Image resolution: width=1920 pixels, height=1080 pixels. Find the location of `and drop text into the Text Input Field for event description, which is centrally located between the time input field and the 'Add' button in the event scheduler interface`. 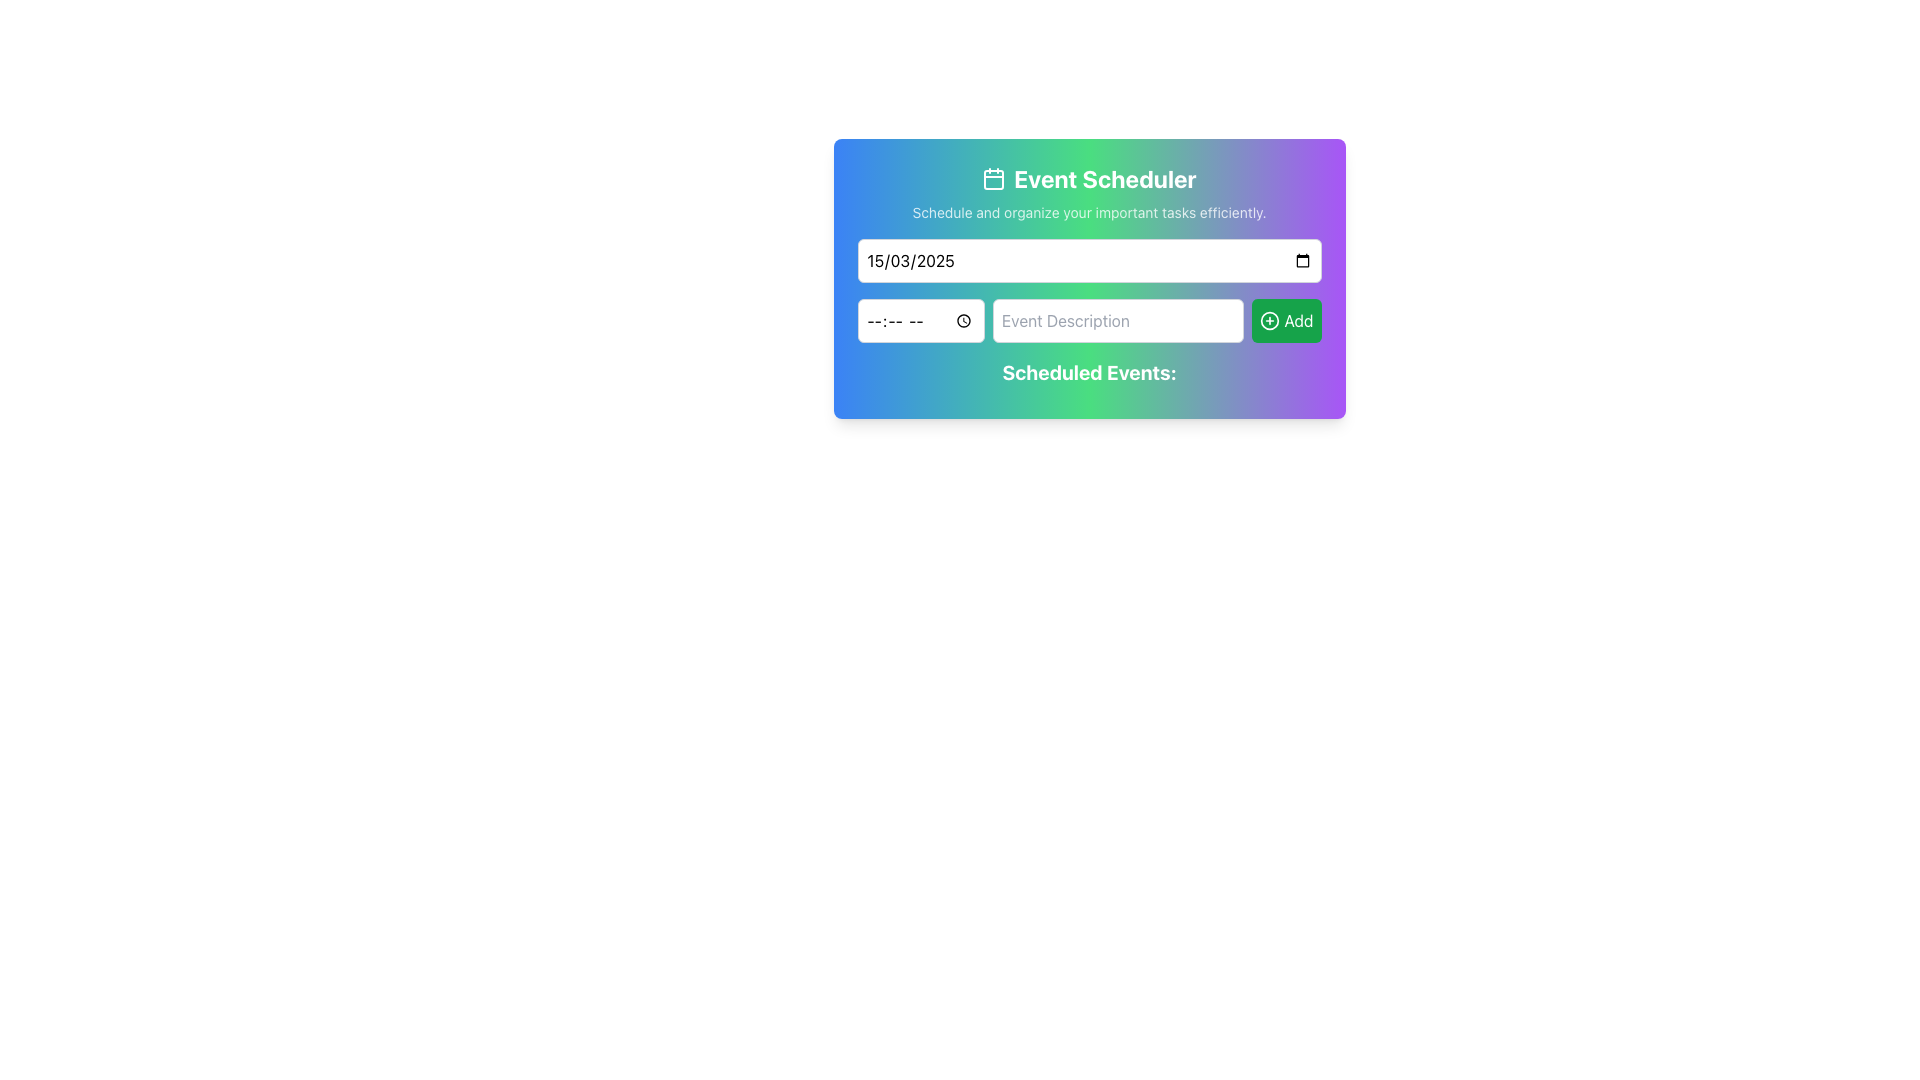

and drop text into the Text Input Field for event description, which is centrally located between the time input field and the 'Add' button in the event scheduler interface is located at coordinates (1117, 319).